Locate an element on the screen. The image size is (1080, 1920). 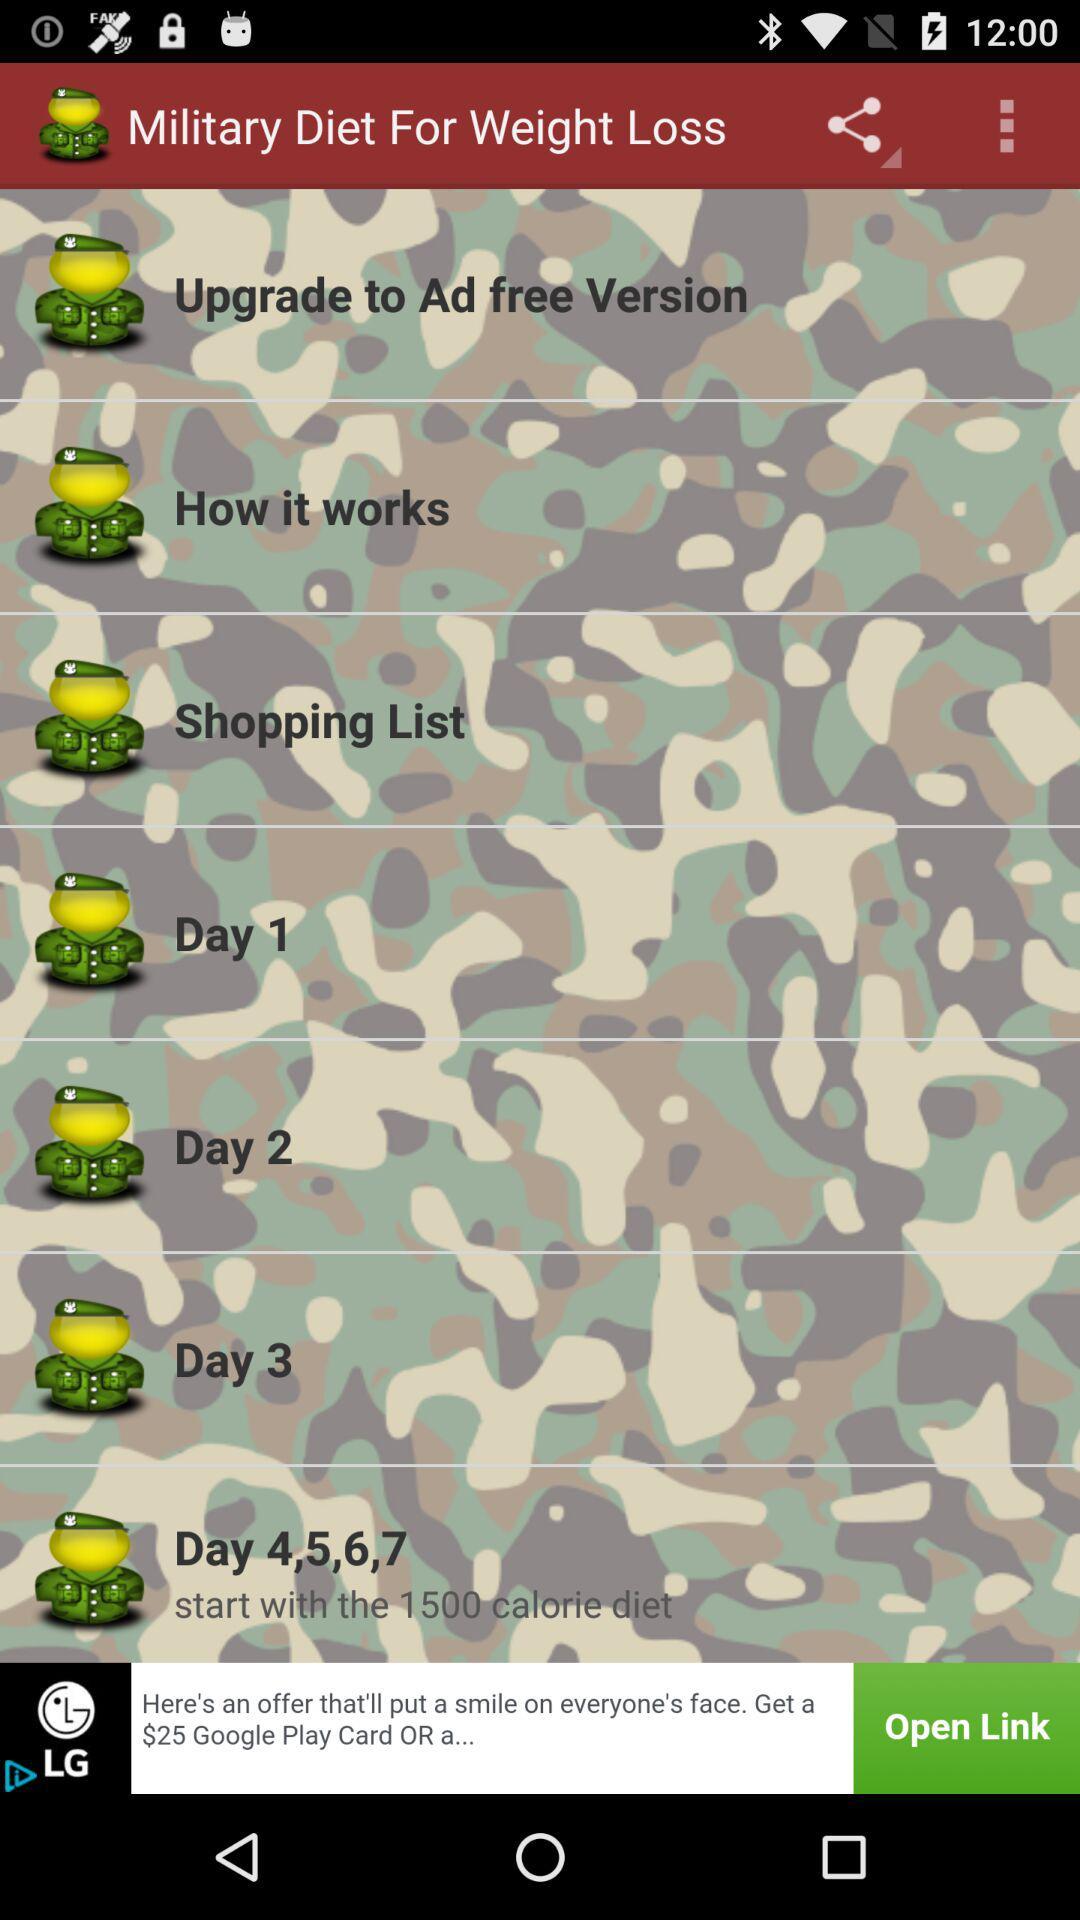
day 3 is located at coordinates (613, 1358).